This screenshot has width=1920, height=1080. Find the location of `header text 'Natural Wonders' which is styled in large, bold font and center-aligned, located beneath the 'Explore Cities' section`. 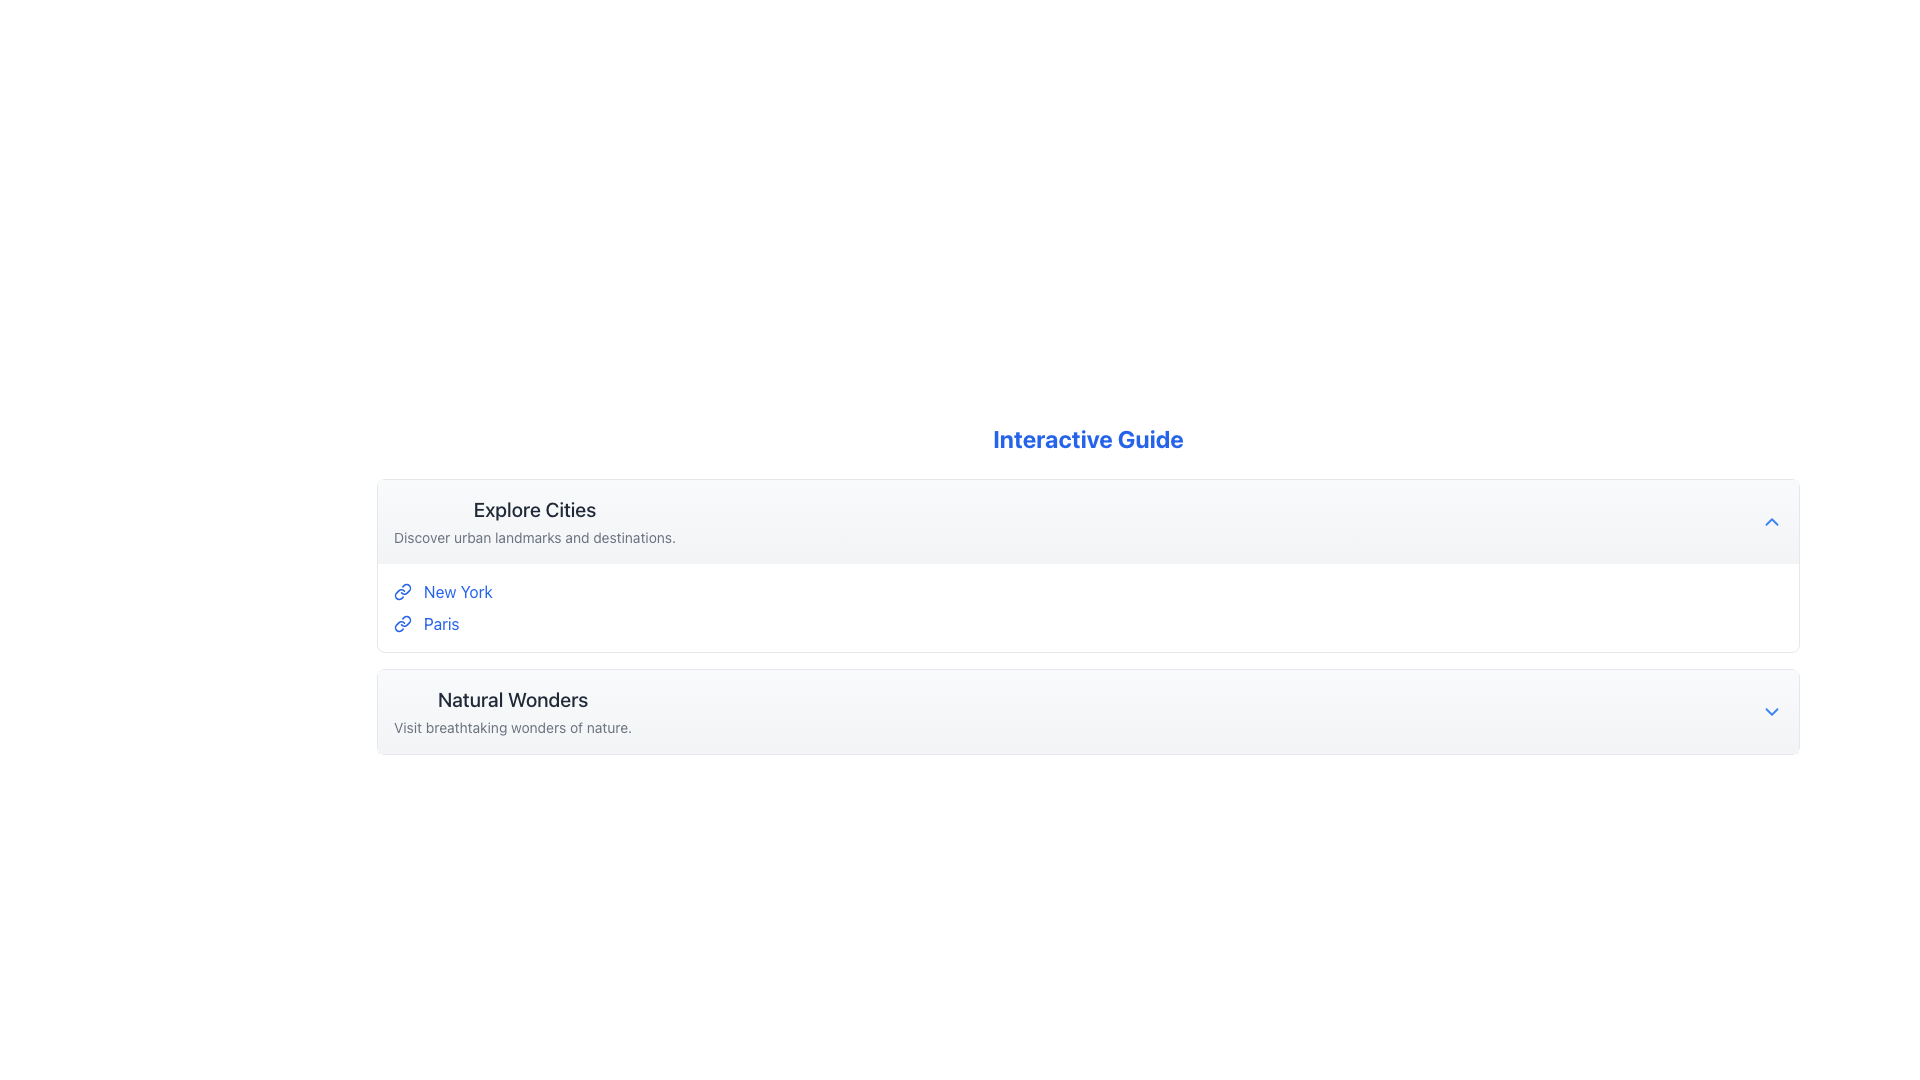

header text 'Natural Wonders' which is styled in large, bold font and center-aligned, located beneath the 'Explore Cities' section is located at coordinates (513, 698).